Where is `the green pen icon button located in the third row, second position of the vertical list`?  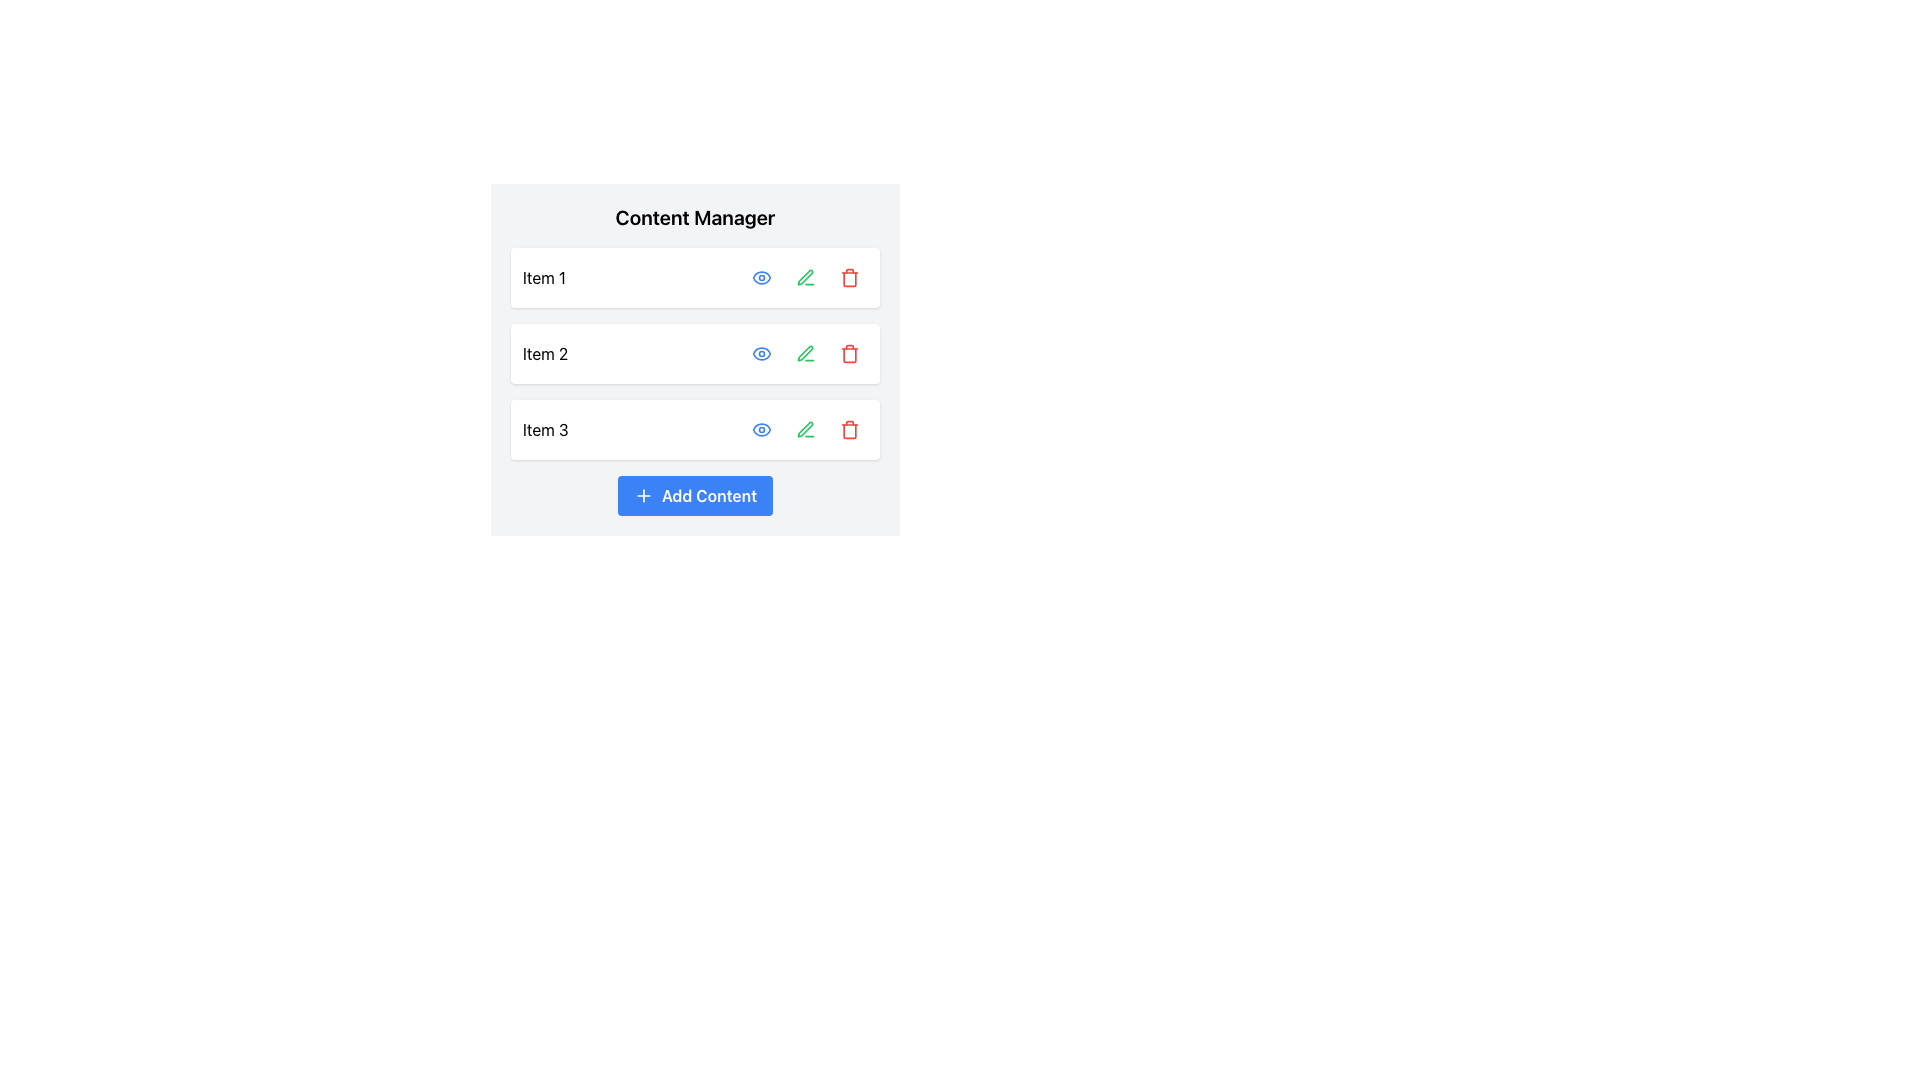
the green pen icon button located in the third row, second position of the vertical list is located at coordinates (806, 428).